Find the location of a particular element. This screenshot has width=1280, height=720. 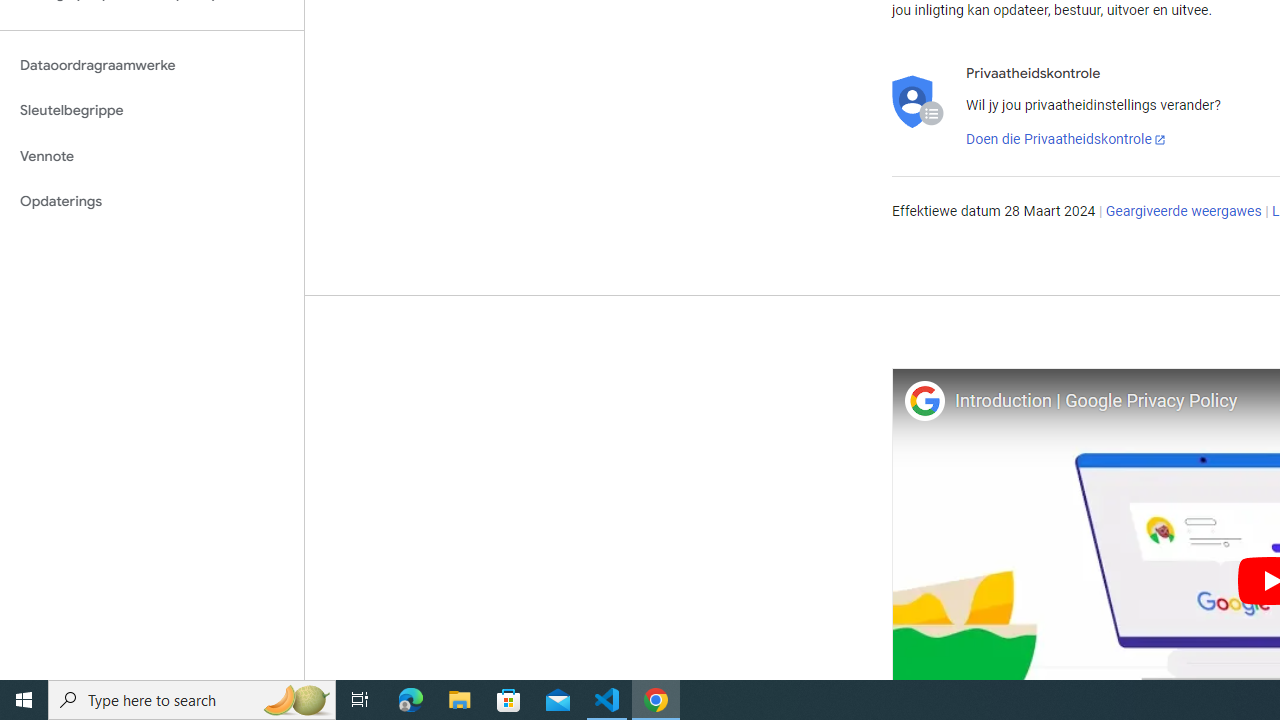

'Vennote' is located at coordinates (151, 155).